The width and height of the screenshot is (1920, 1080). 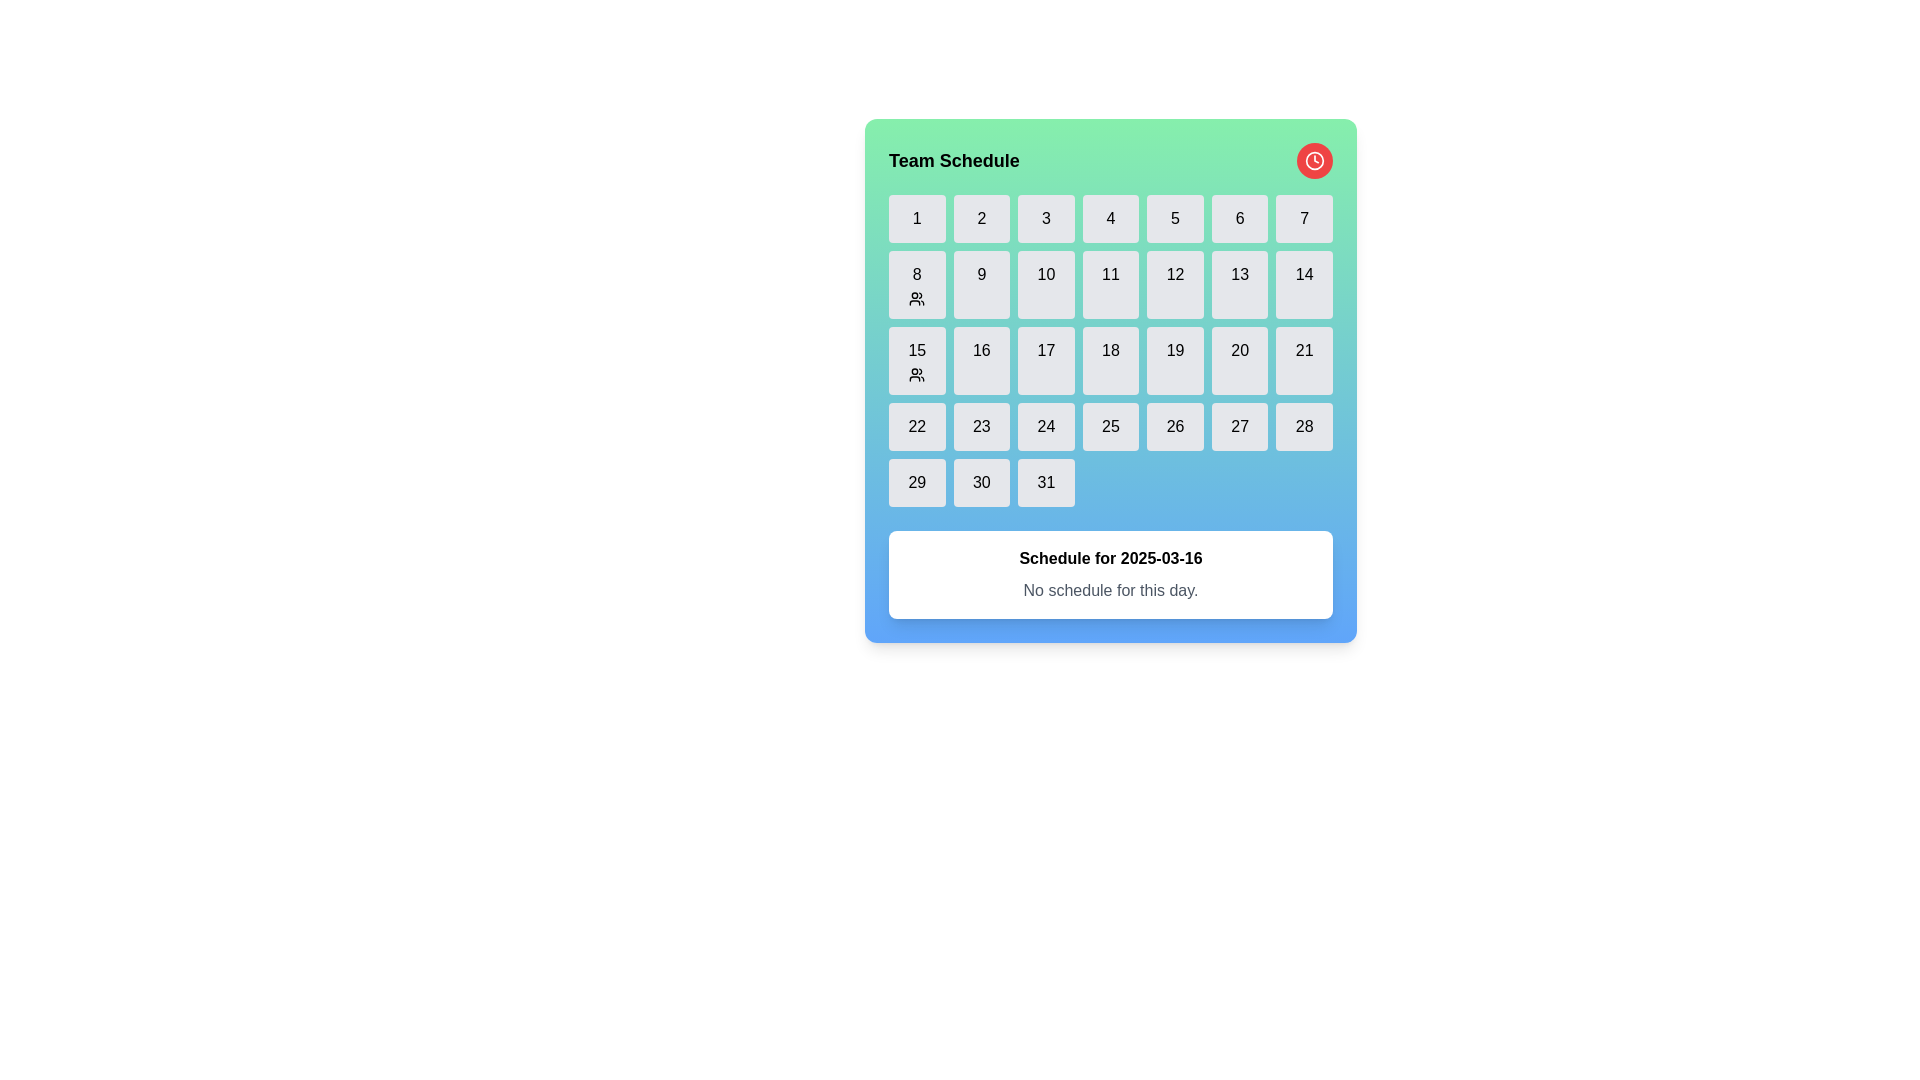 What do you see at coordinates (1315, 160) in the screenshot?
I see `the circular clock icon located in the top-right corner of the calendar interface` at bounding box center [1315, 160].